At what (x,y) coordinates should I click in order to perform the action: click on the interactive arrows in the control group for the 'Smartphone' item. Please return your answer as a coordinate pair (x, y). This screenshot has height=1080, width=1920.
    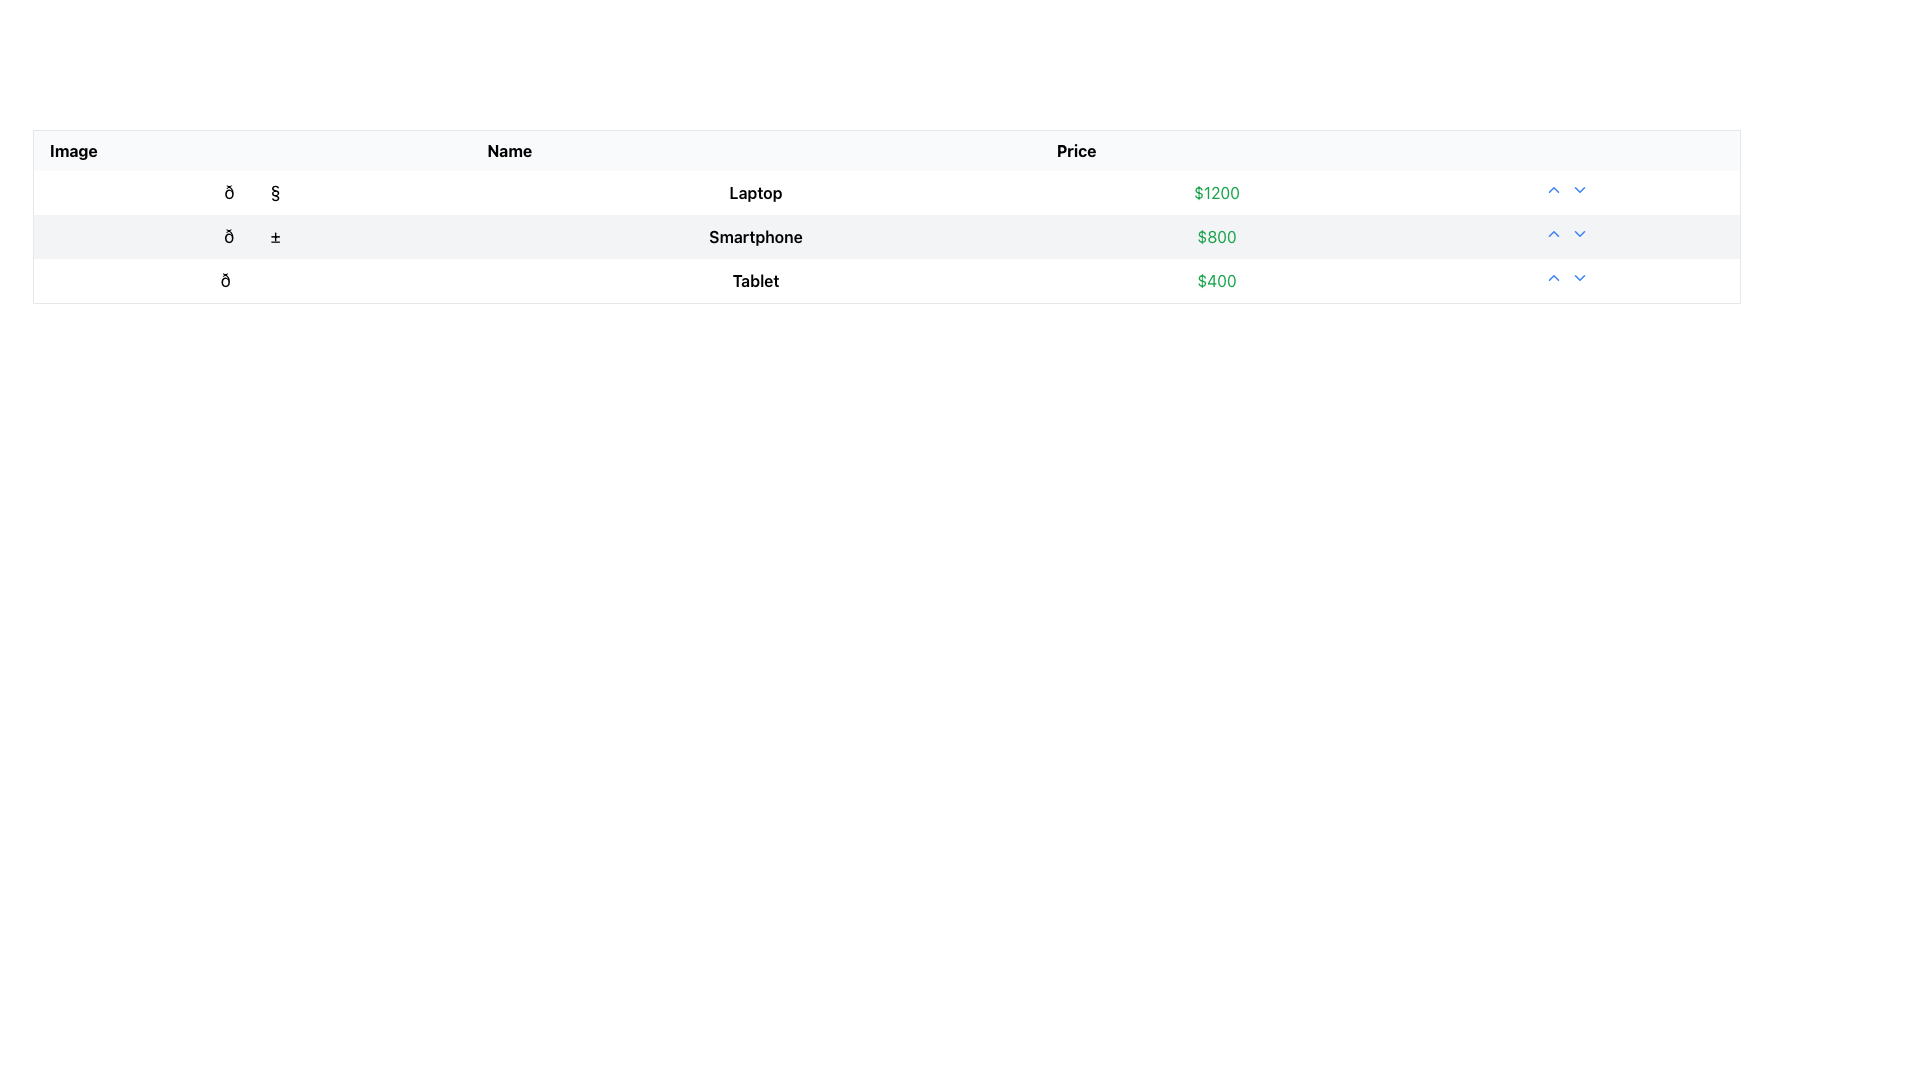
    Looking at the image, I should click on (1565, 235).